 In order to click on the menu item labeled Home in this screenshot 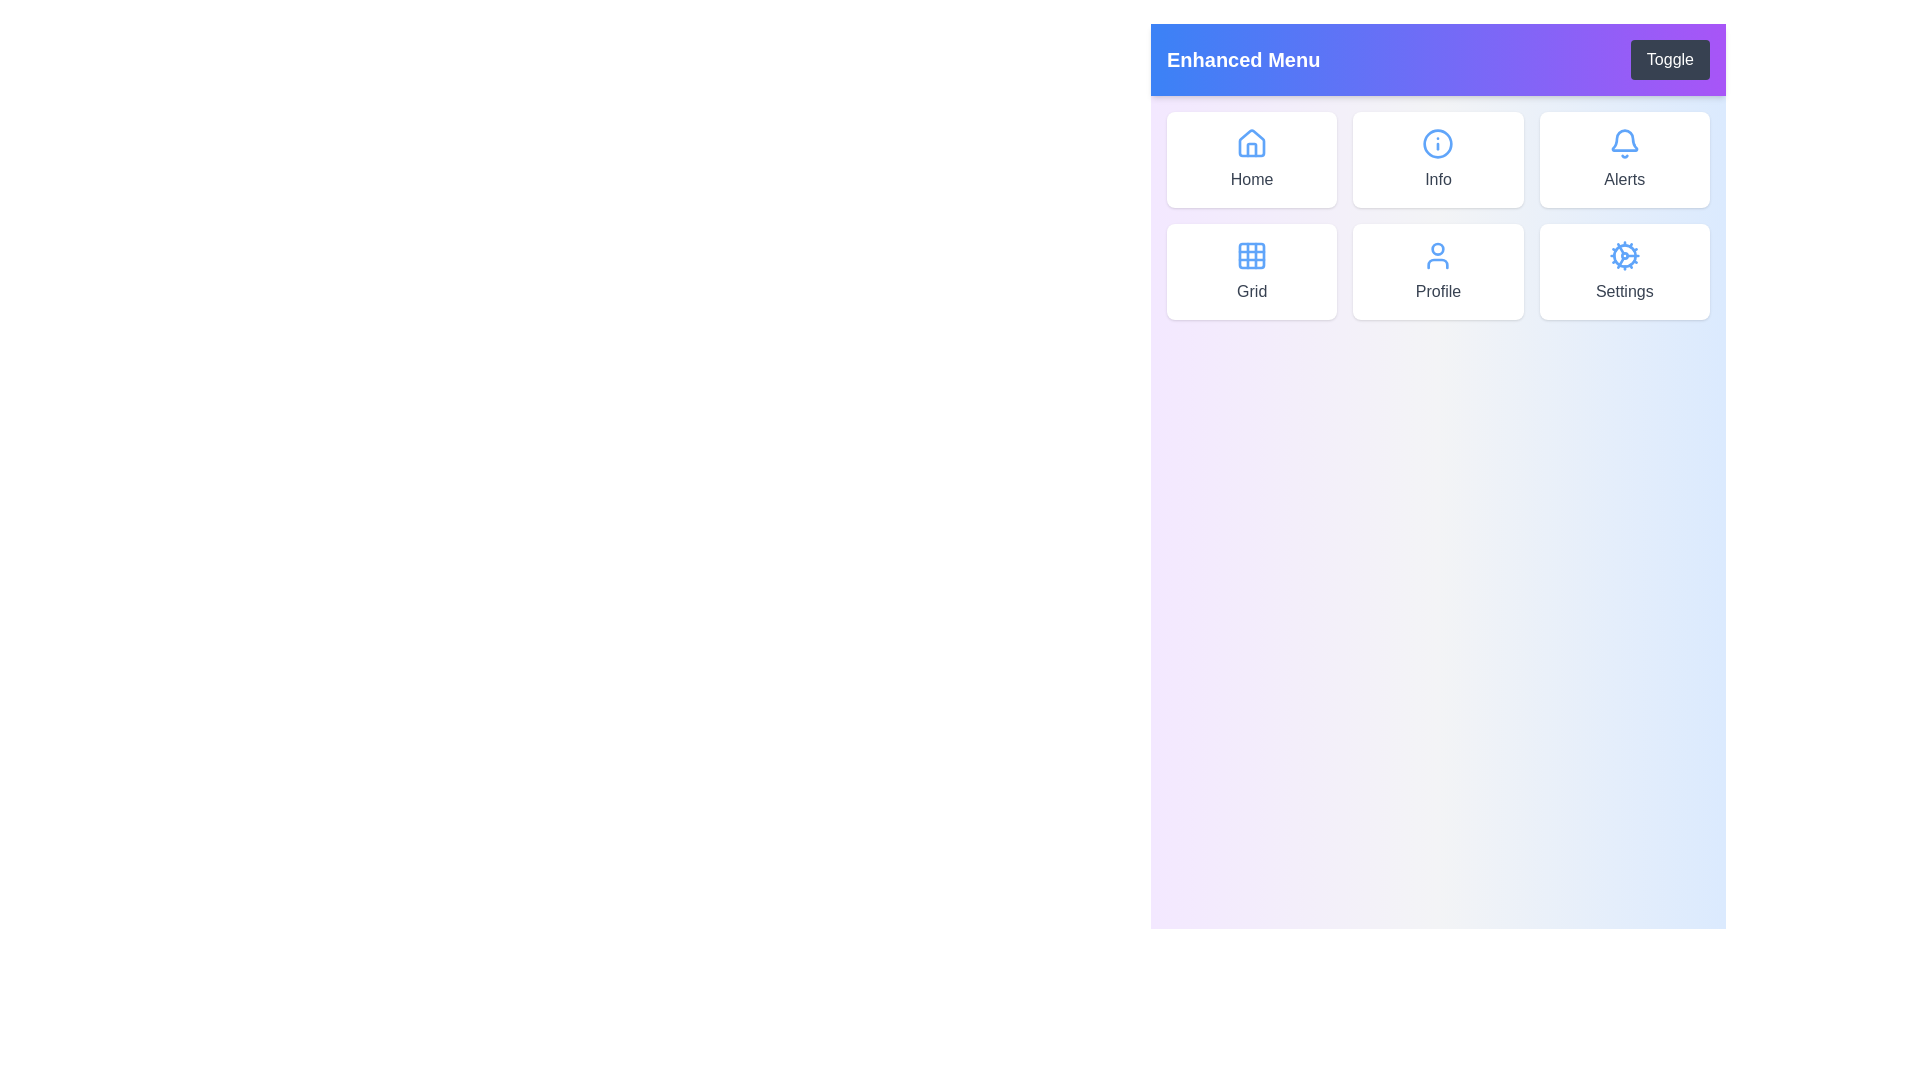, I will do `click(1251, 158)`.